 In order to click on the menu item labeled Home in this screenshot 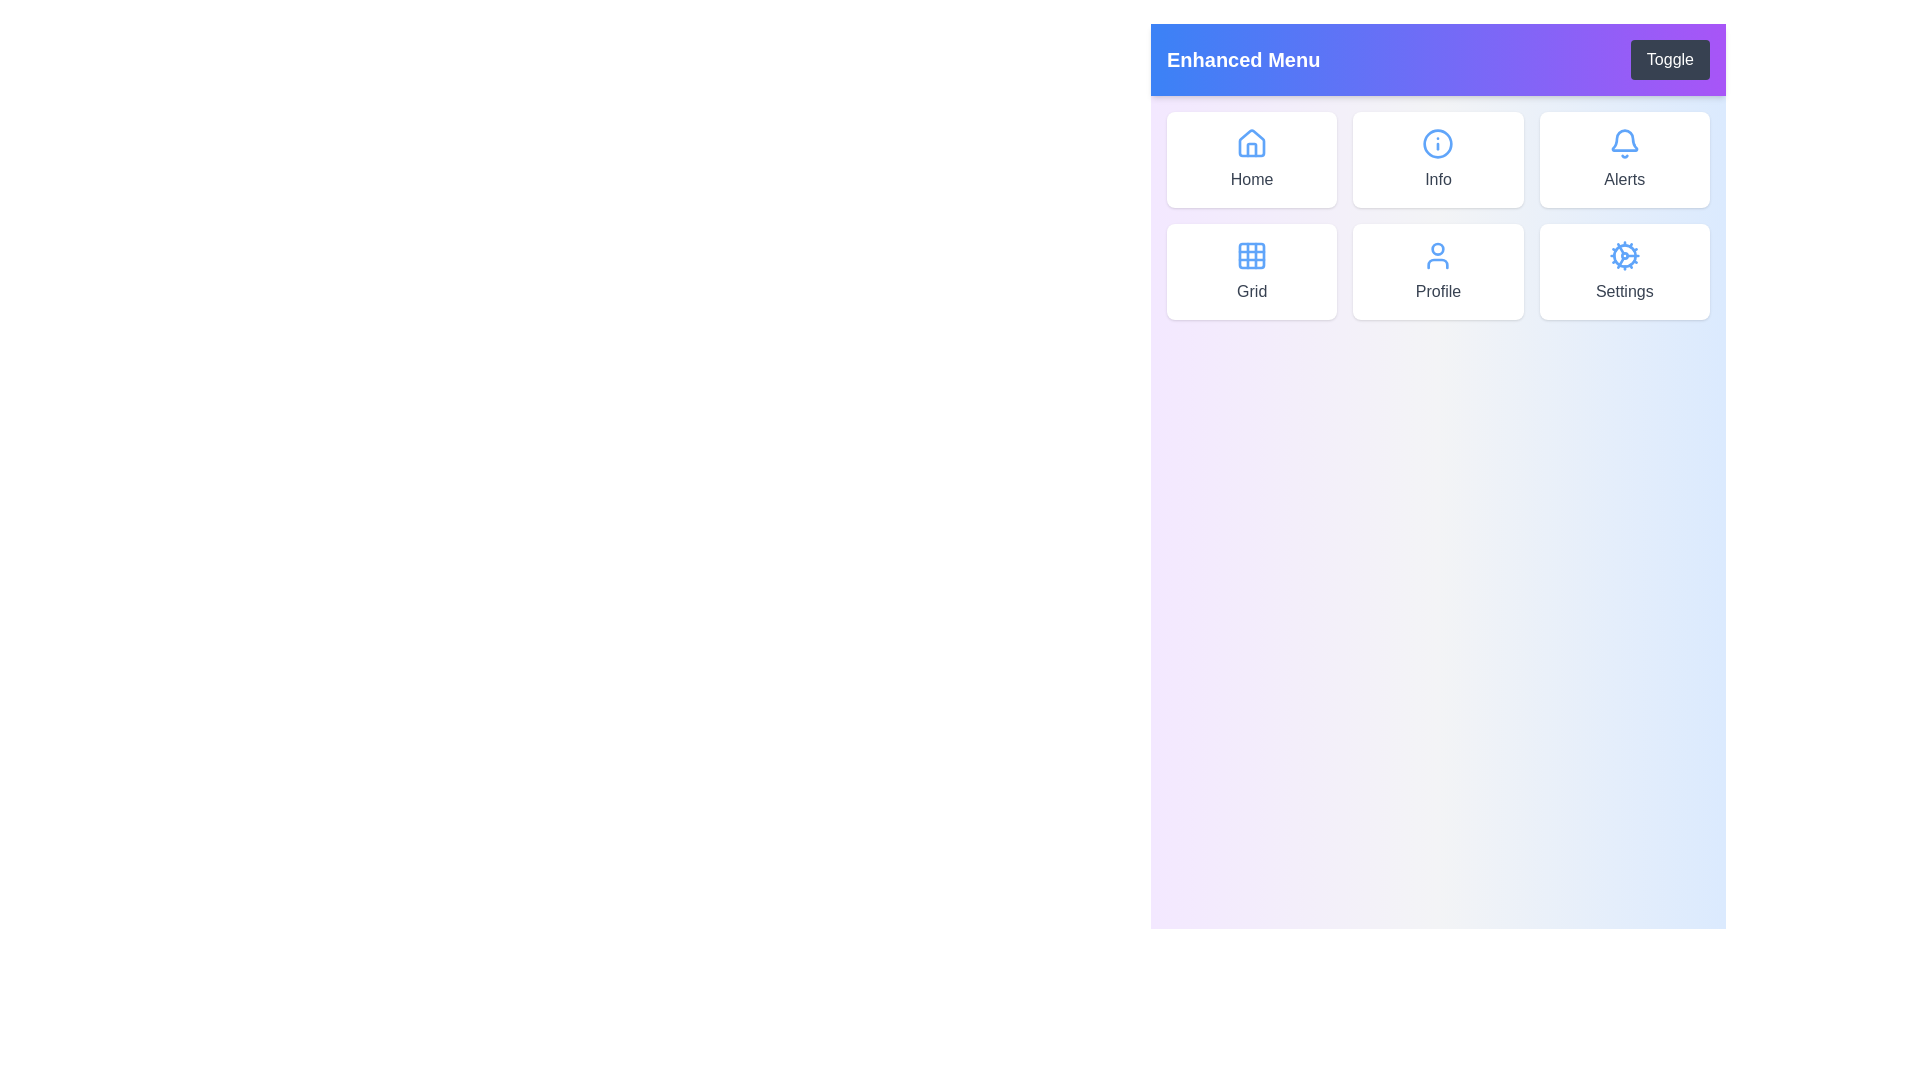, I will do `click(1251, 158)`.